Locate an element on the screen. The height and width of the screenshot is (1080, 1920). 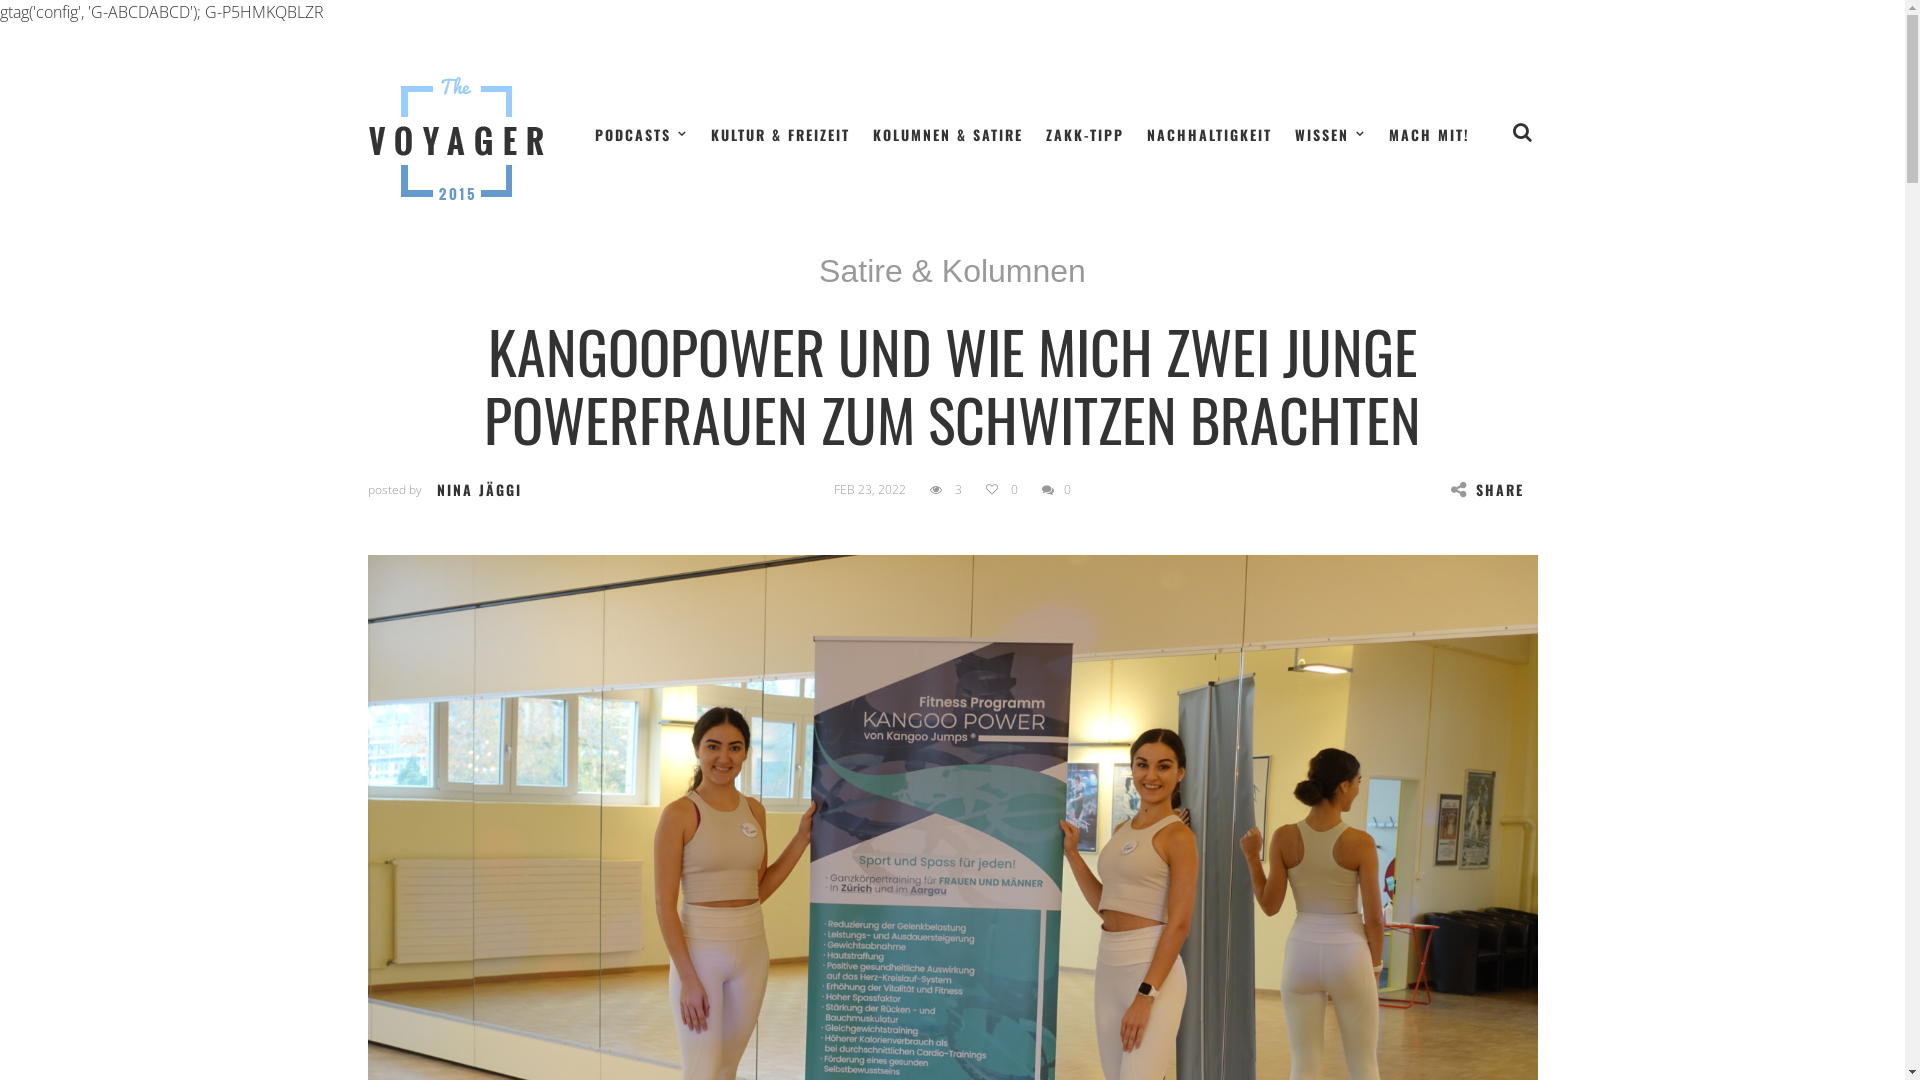
'SHARE' is located at coordinates (1486, 489).